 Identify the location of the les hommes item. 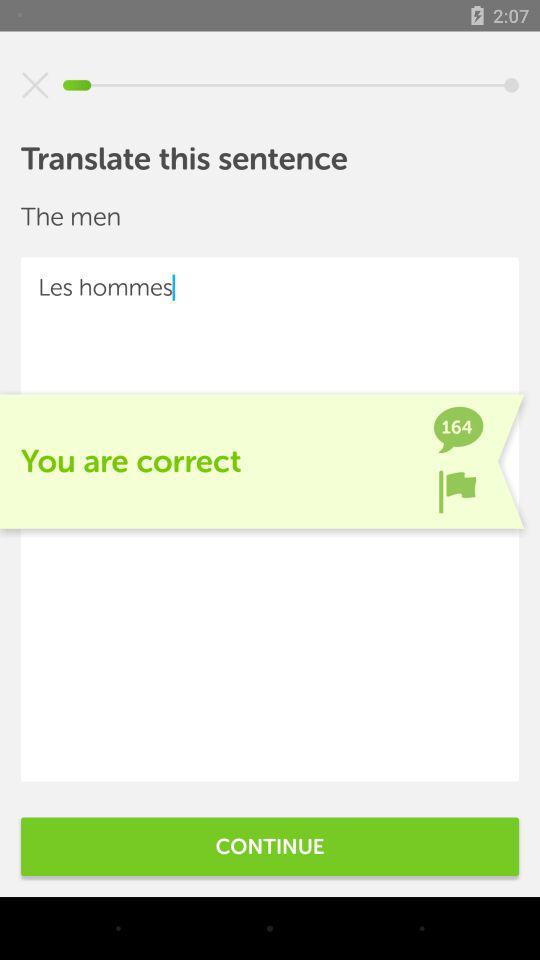
(270, 518).